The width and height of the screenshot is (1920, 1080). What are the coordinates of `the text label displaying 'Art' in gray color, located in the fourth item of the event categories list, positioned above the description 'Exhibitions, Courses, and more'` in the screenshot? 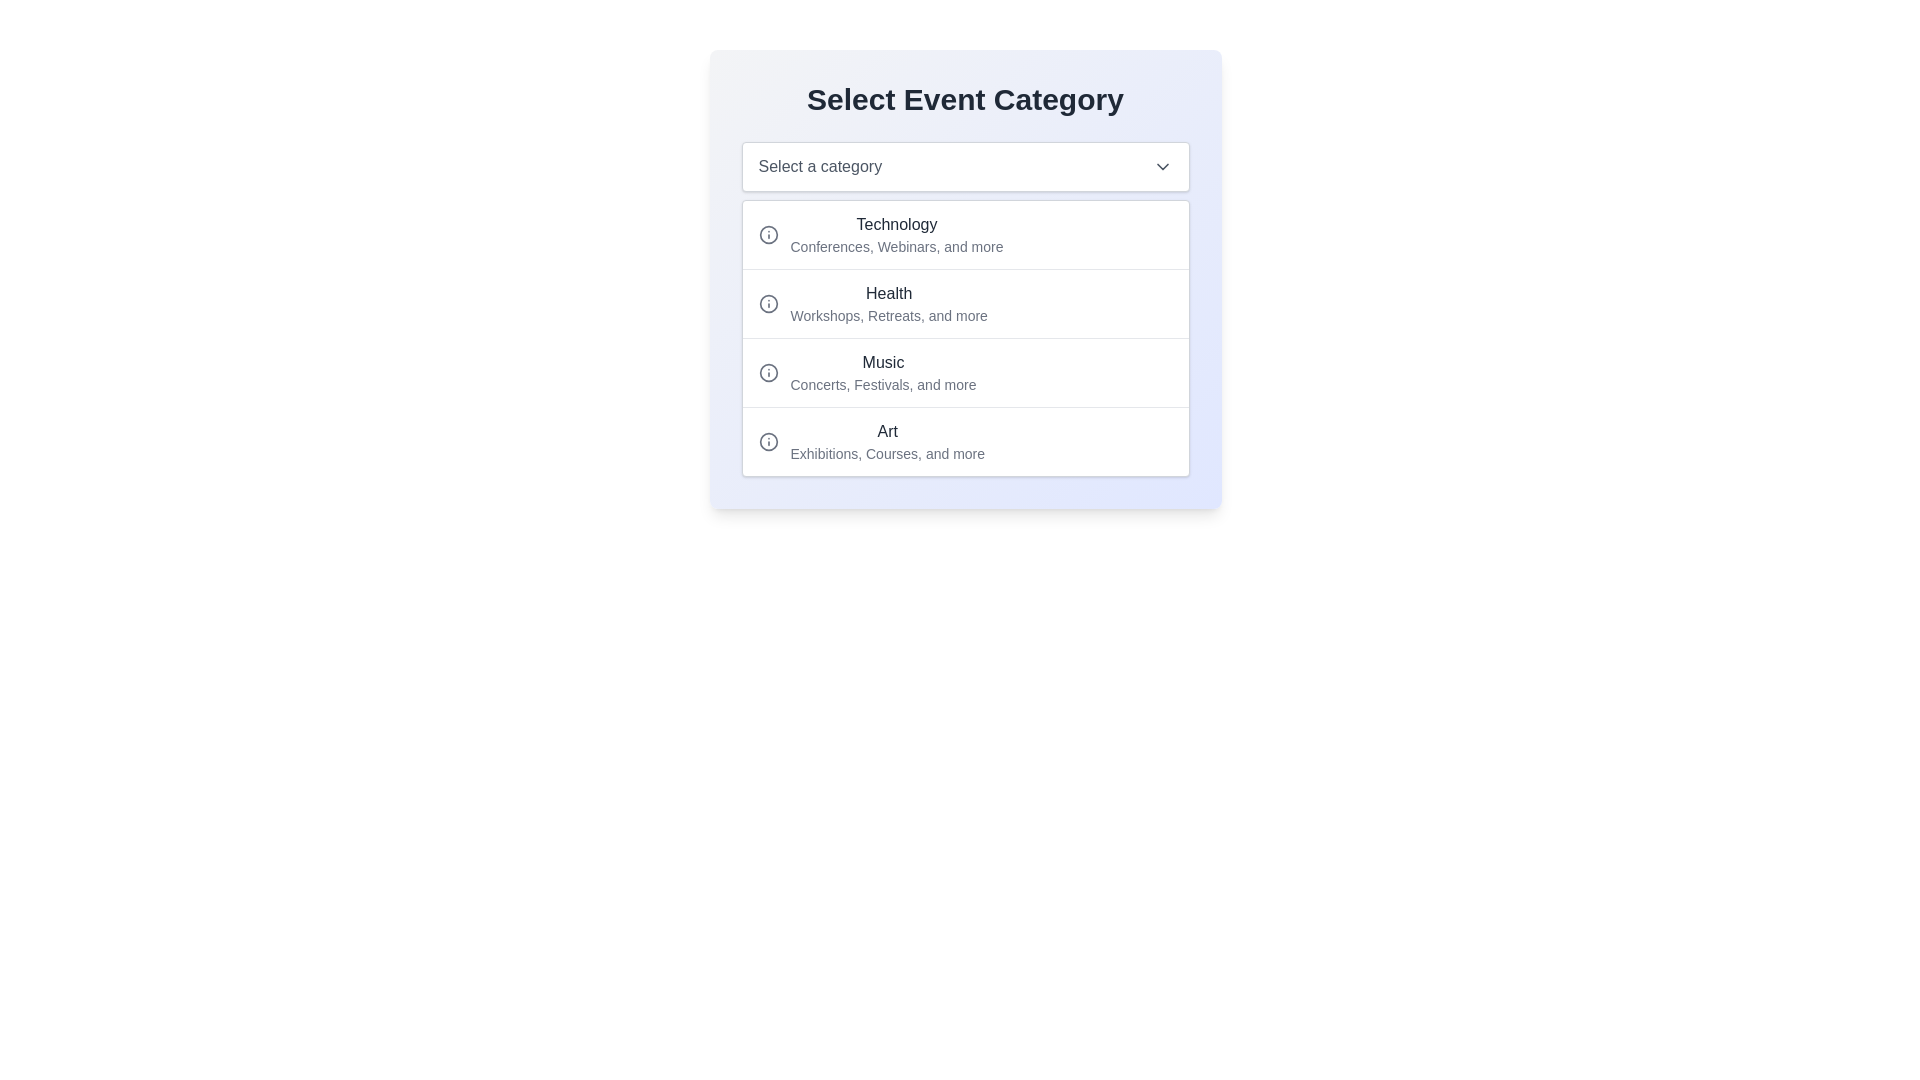 It's located at (886, 431).